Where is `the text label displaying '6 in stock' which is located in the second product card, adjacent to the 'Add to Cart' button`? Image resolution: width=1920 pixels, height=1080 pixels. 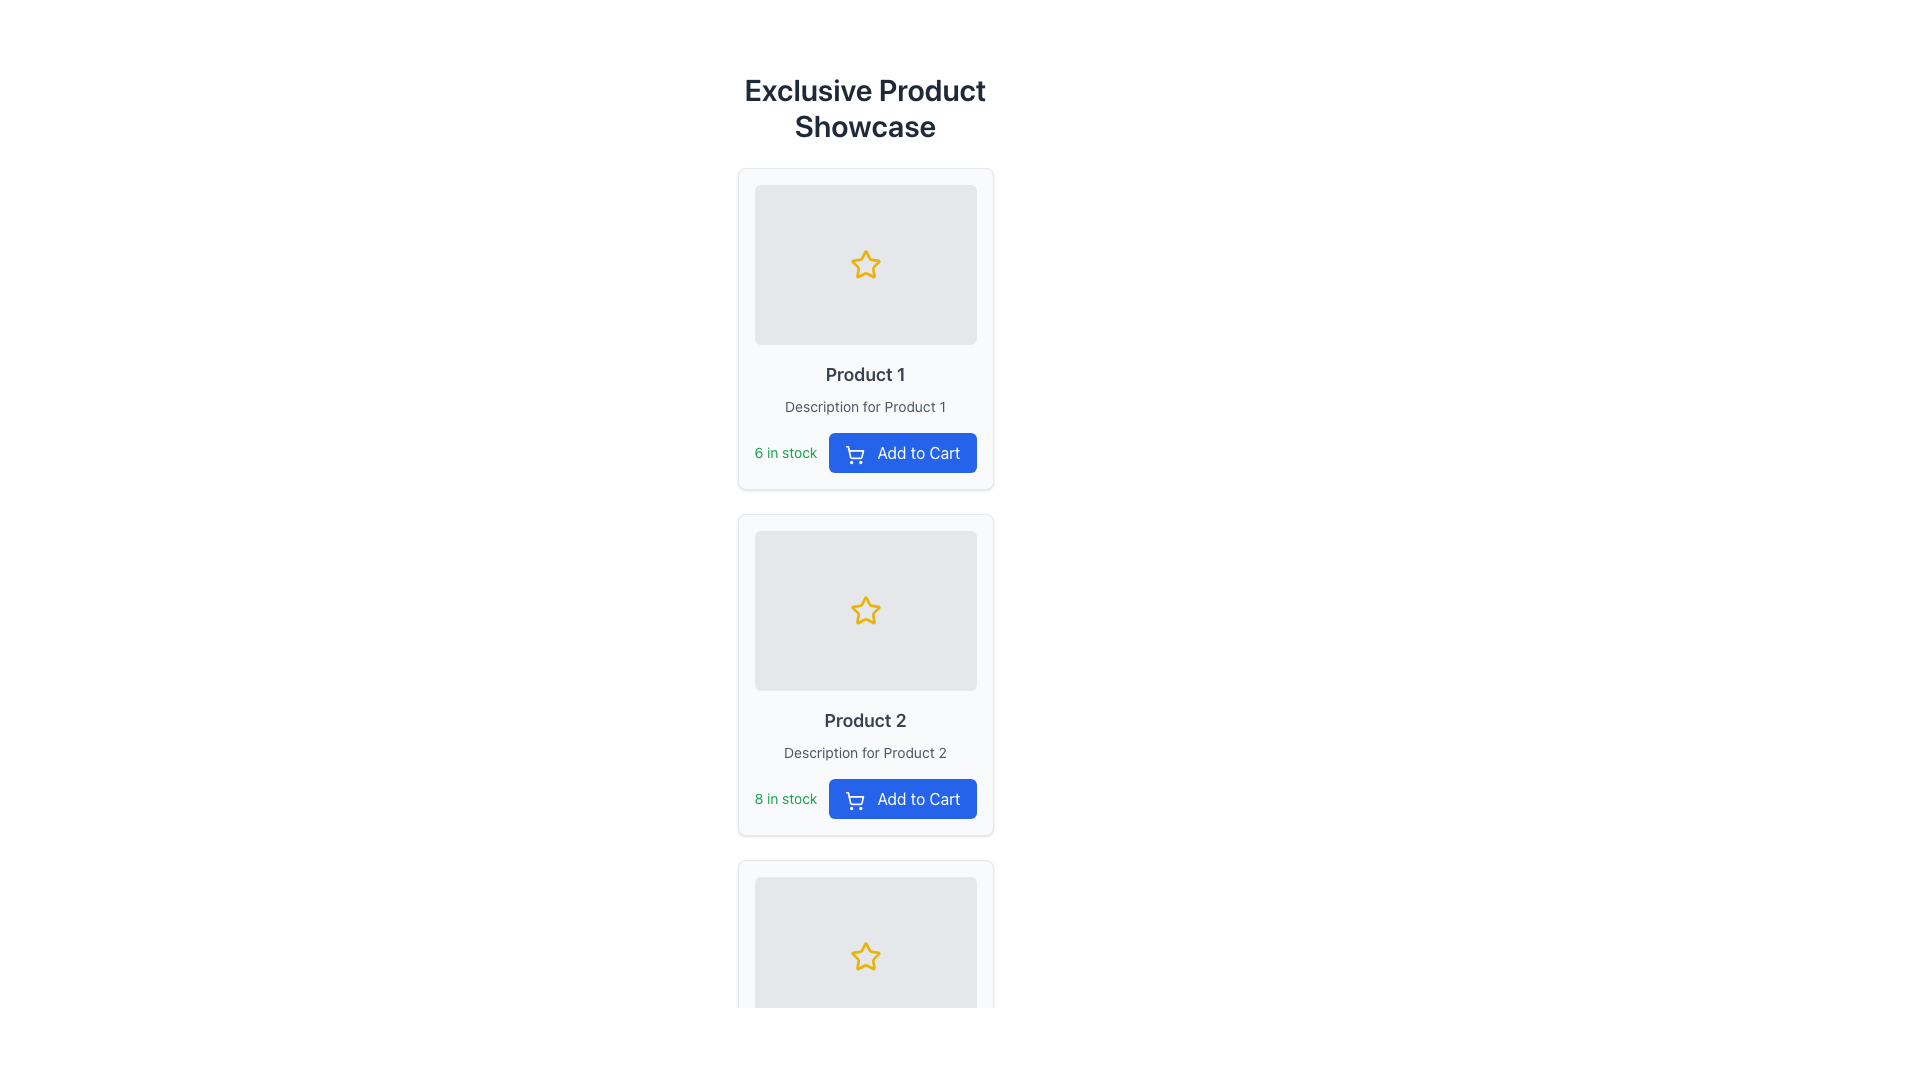 the text label displaying '6 in stock' which is located in the second product card, adjacent to the 'Add to Cart' button is located at coordinates (784, 452).